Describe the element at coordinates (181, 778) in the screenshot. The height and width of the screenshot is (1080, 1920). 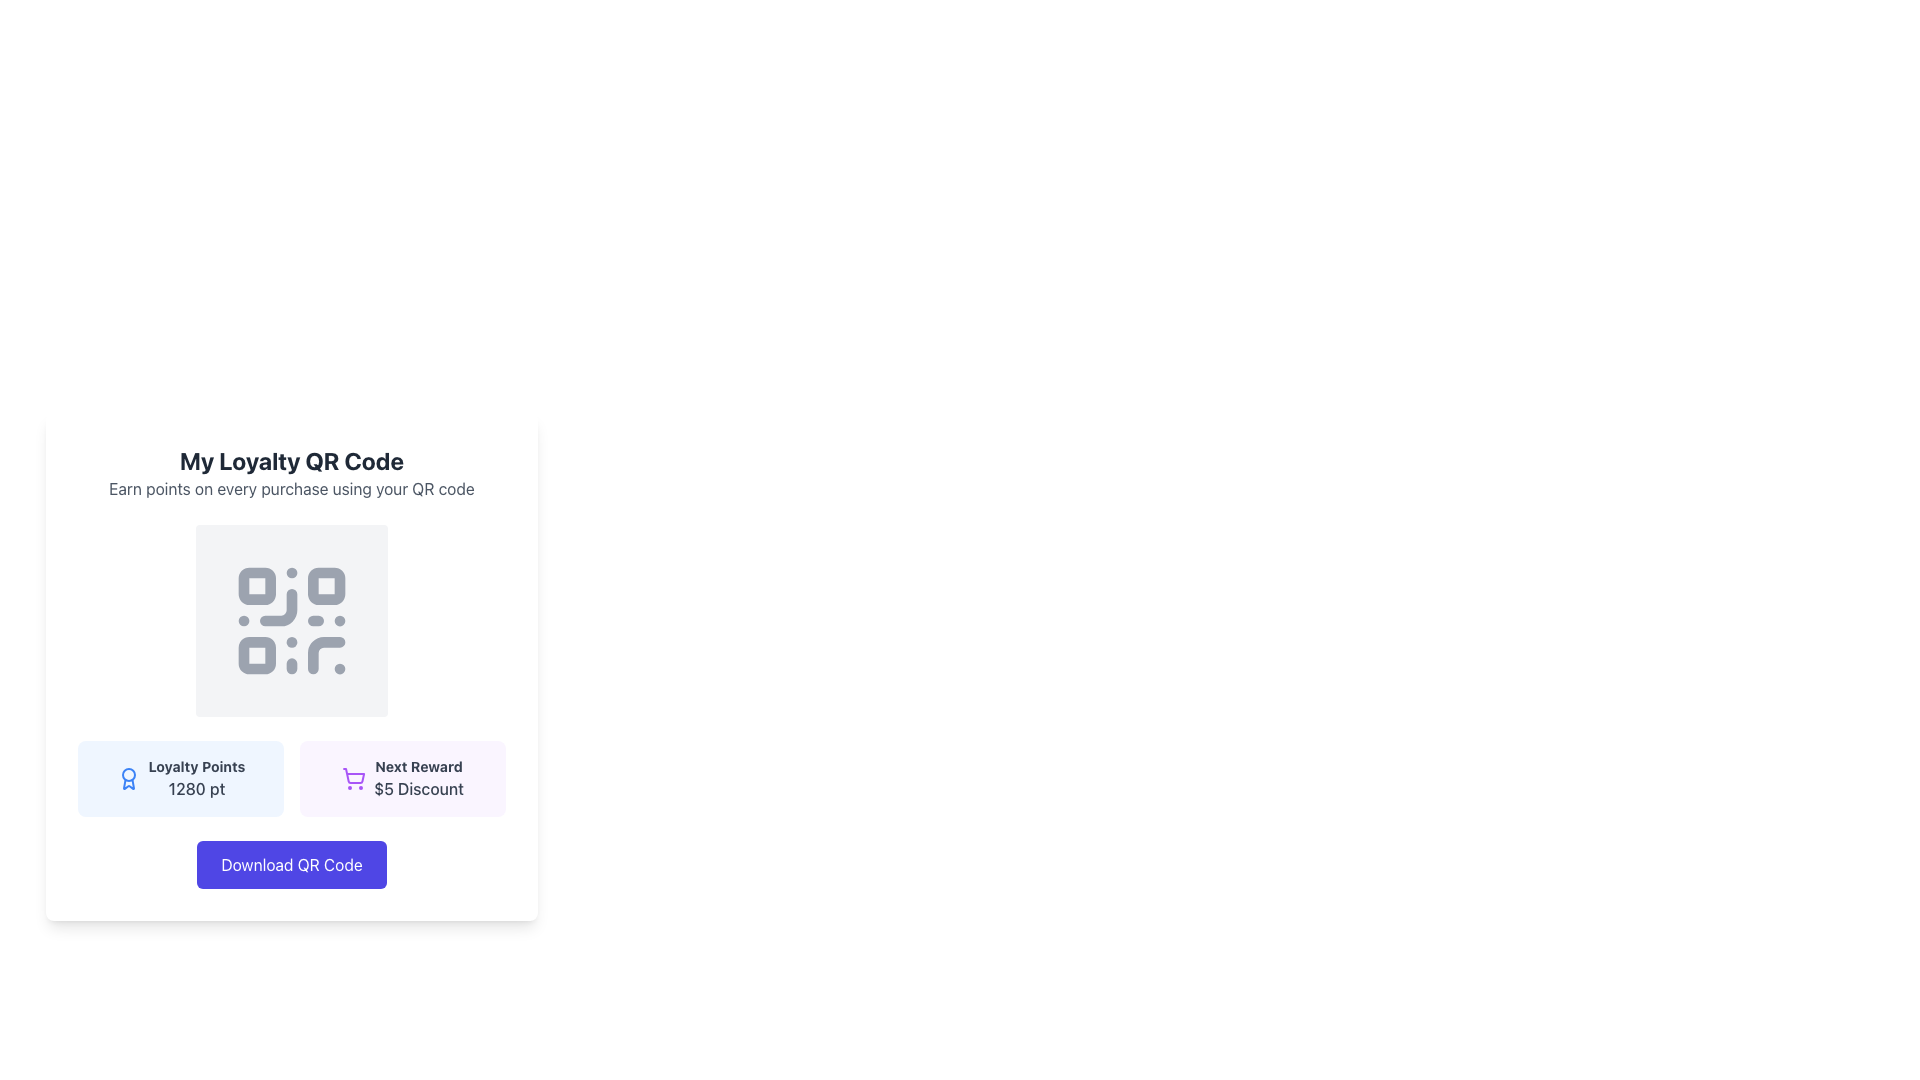
I see `the informational card displaying the user's current loyalty points status, located in the lower left quadrant of the card layout` at that location.